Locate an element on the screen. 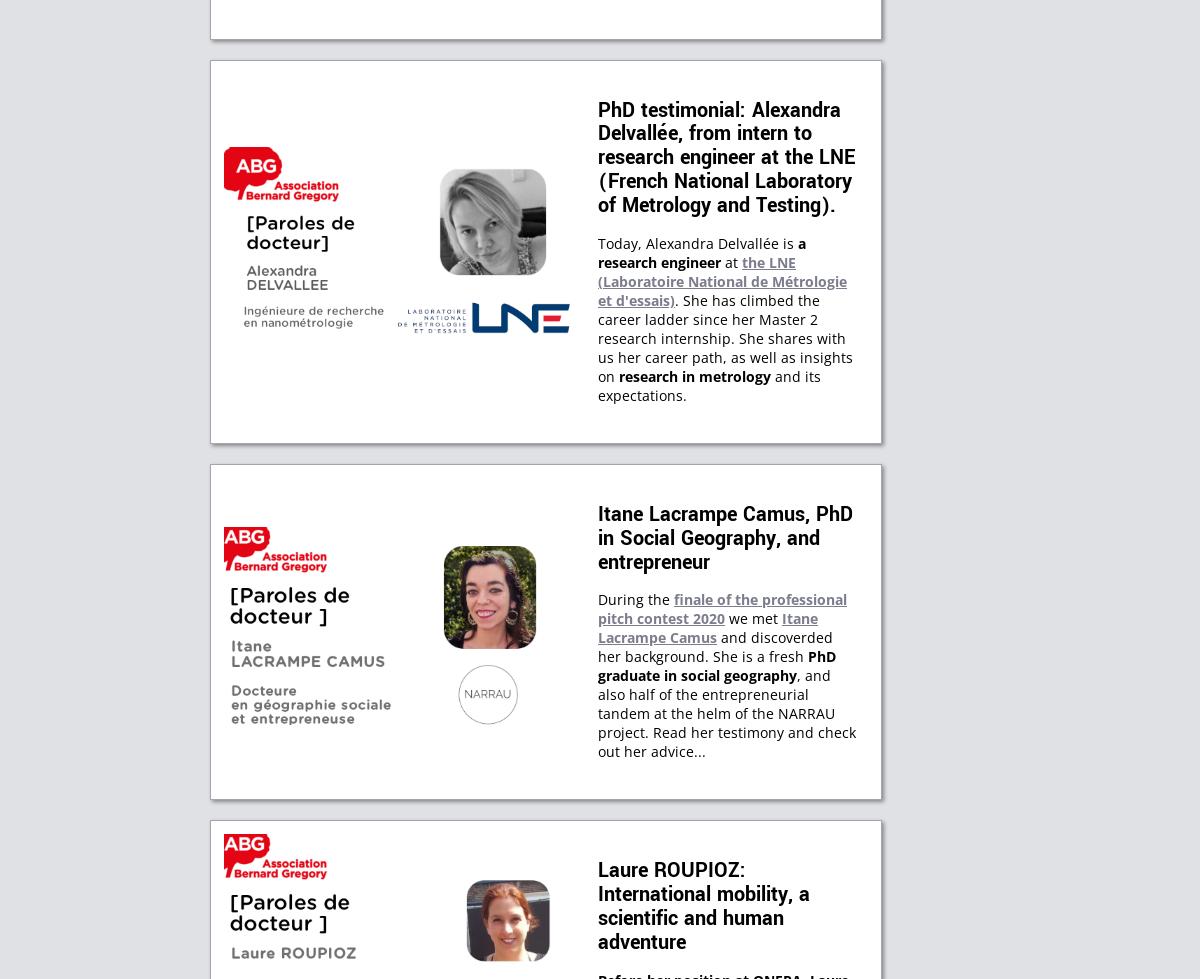  'Today, Alexandra Delvallée is' is located at coordinates (698, 242).